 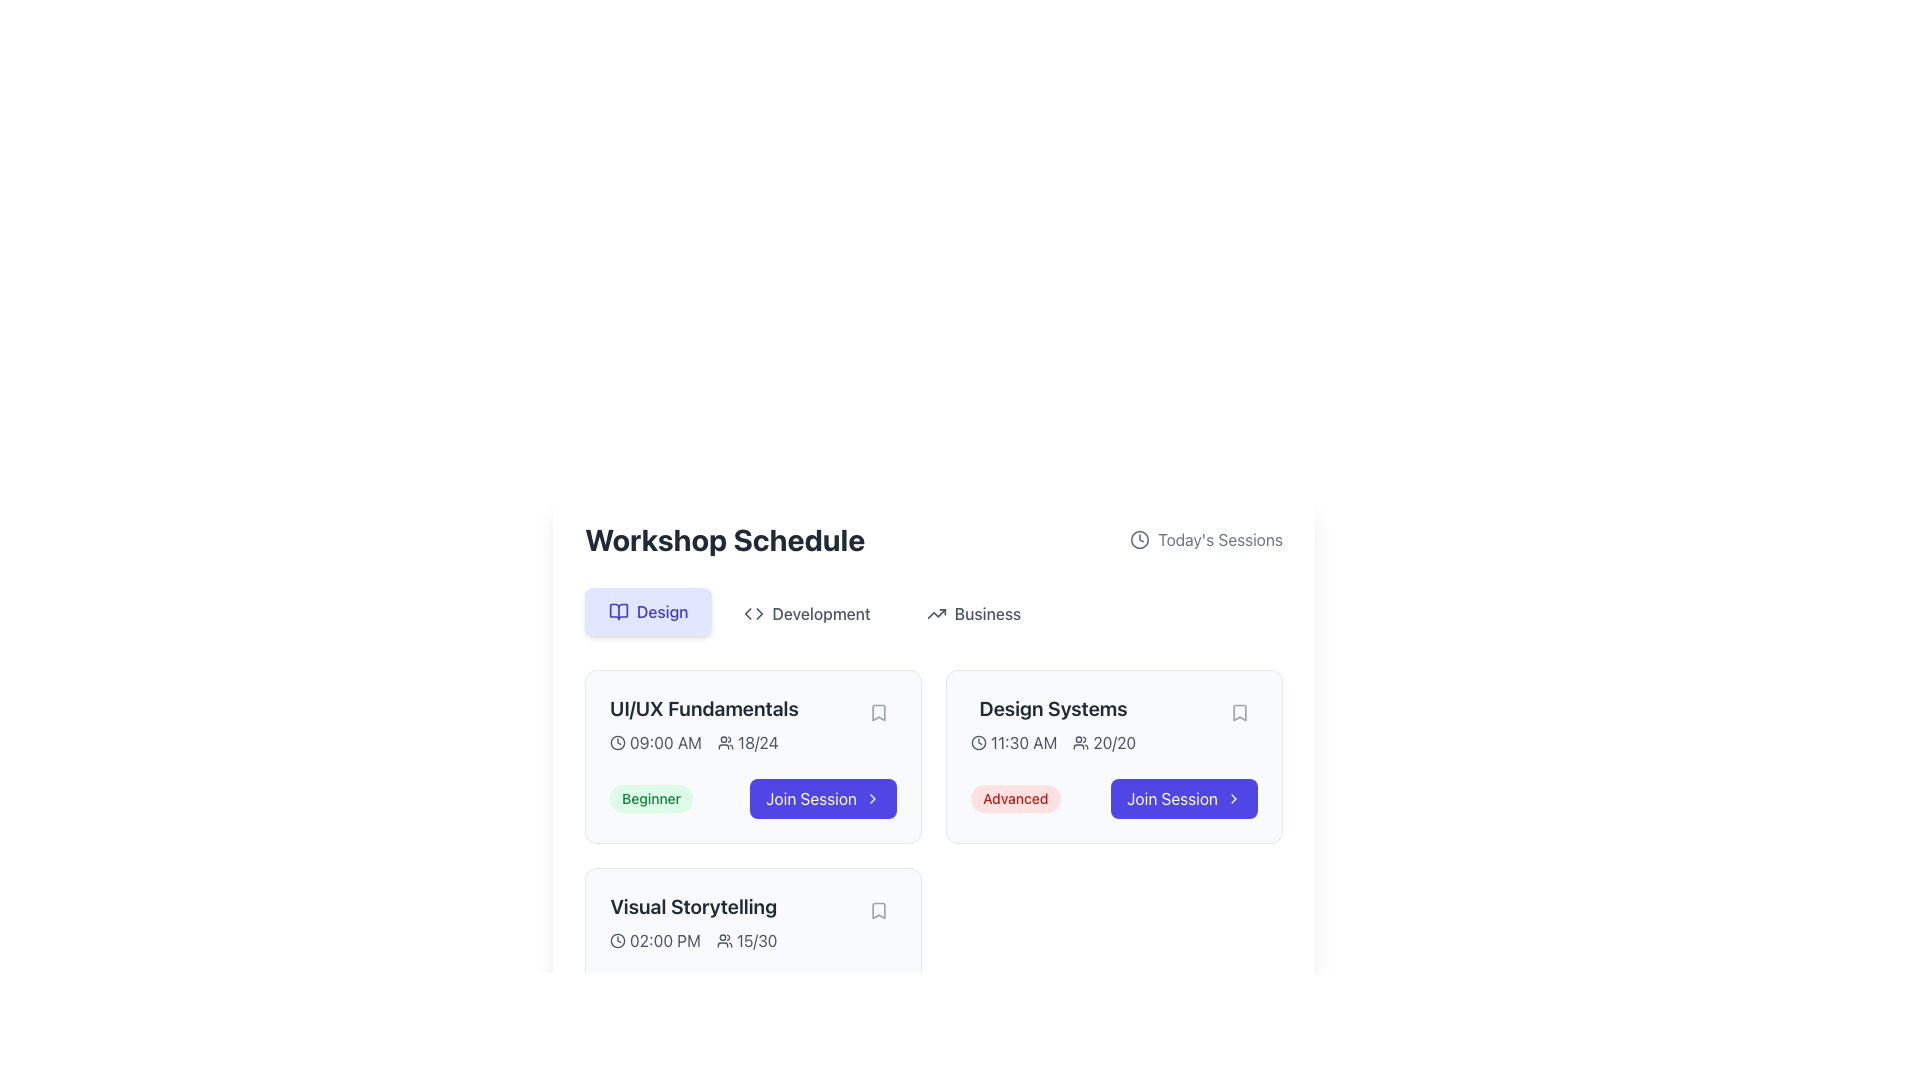 What do you see at coordinates (1113, 797) in the screenshot?
I see `the 'Join Session' button, which is a blue rounded button with white text, located at the bottom right corner of the 'Design Systems' card` at bounding box center [1113, 797].